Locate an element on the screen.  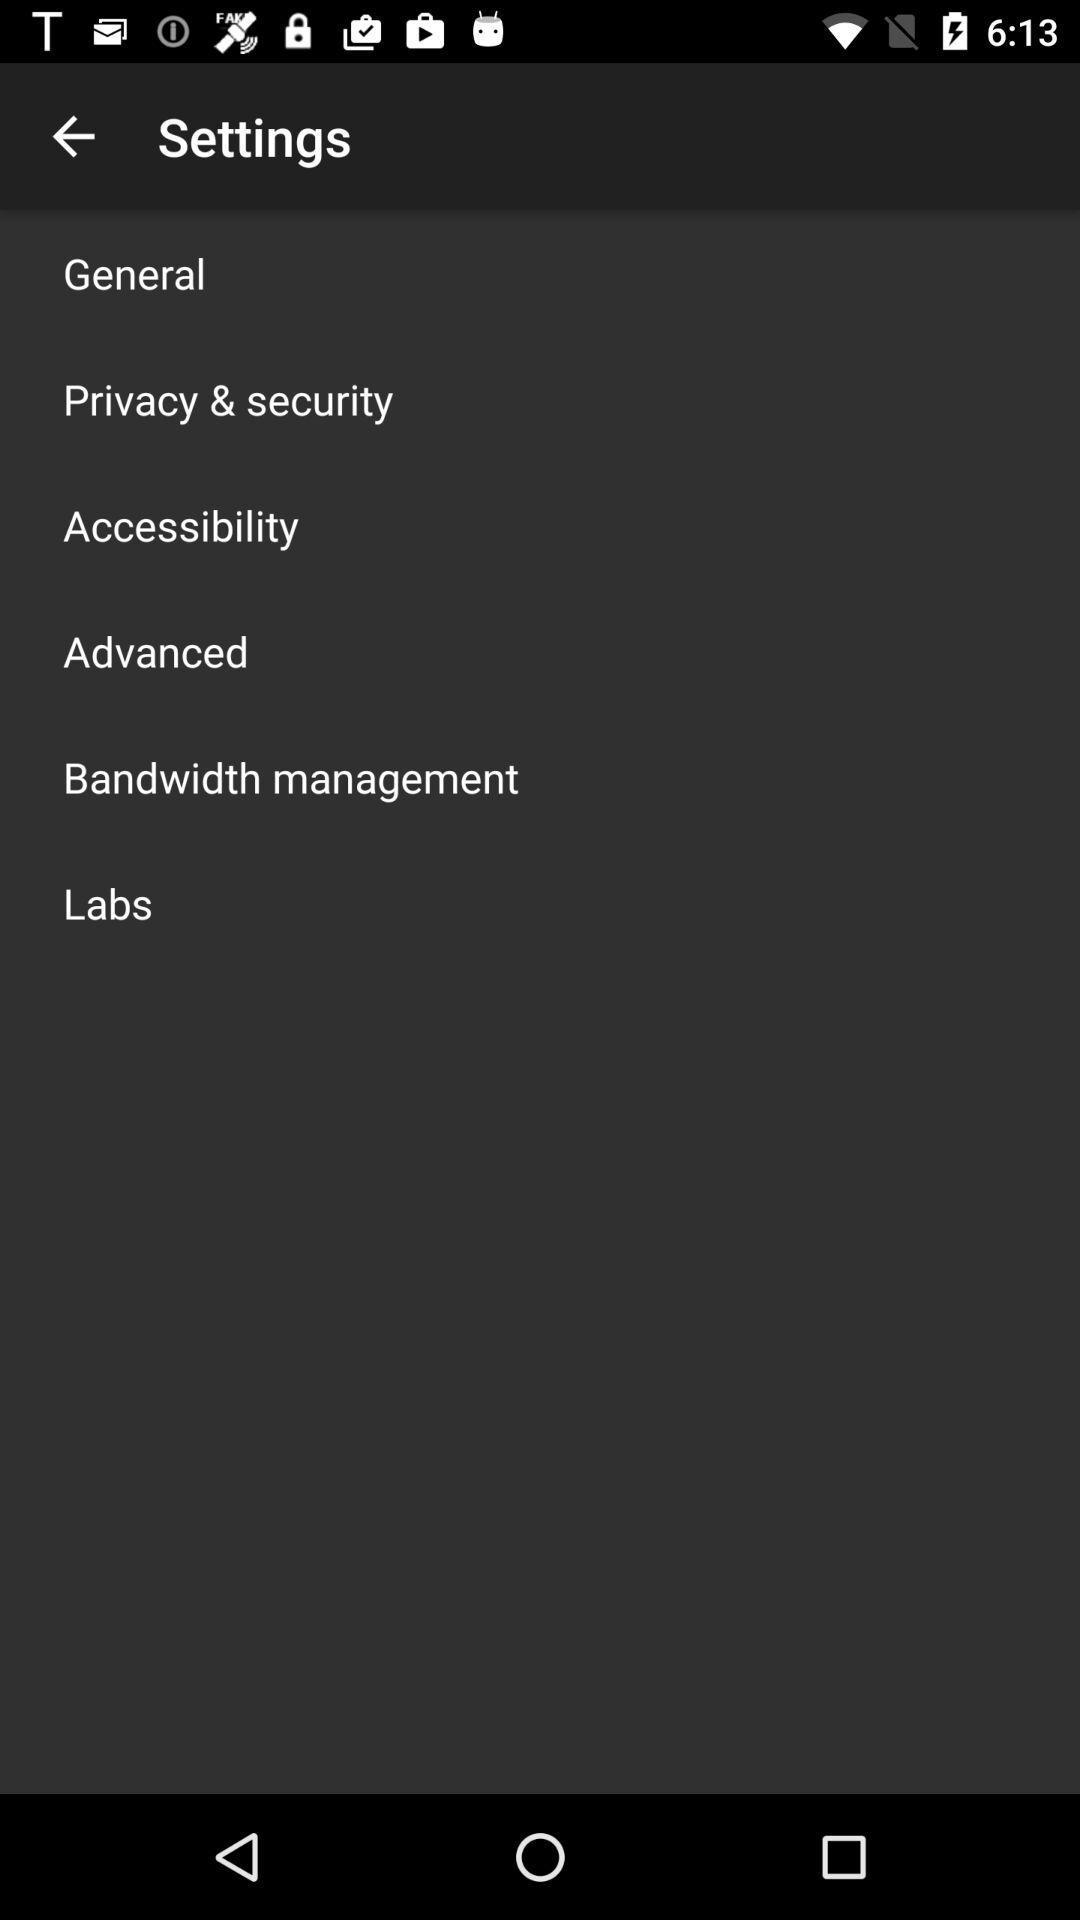
the item next to settings icon is located at coordinates (72, 135).